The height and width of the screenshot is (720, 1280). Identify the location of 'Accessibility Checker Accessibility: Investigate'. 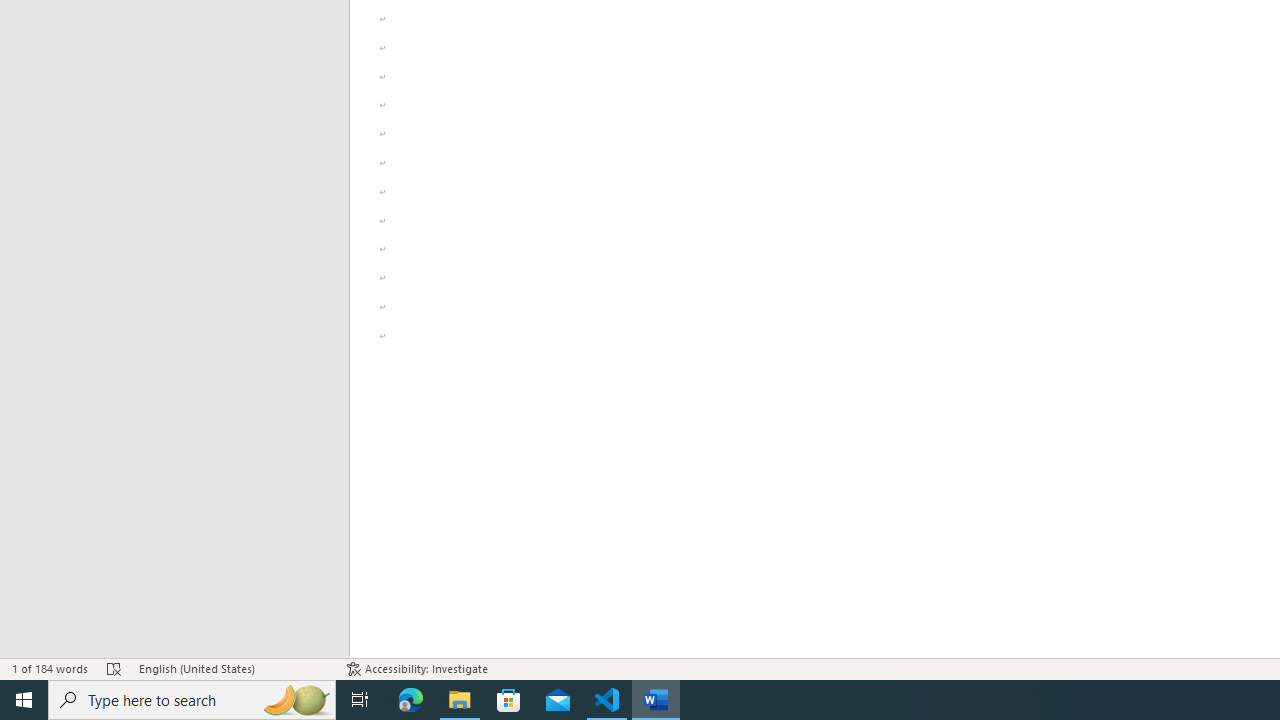
(416, 669).